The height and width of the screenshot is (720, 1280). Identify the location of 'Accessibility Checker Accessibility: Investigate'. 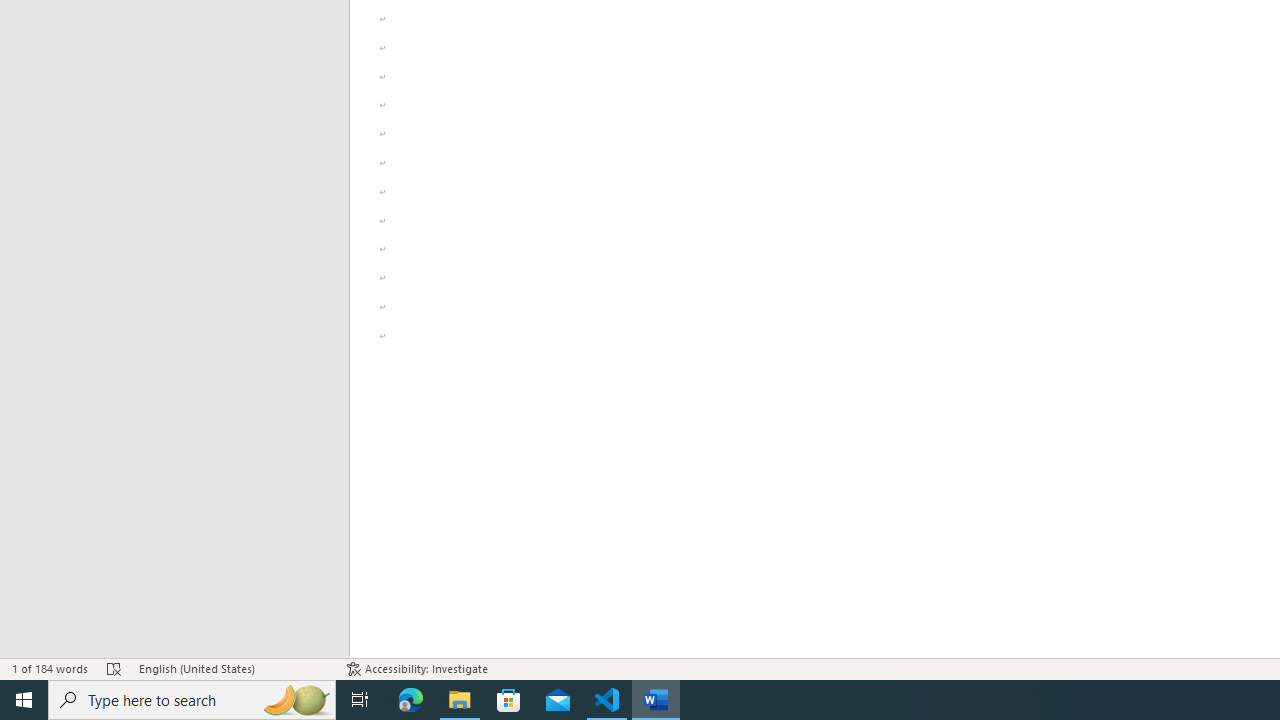
(416, 669).